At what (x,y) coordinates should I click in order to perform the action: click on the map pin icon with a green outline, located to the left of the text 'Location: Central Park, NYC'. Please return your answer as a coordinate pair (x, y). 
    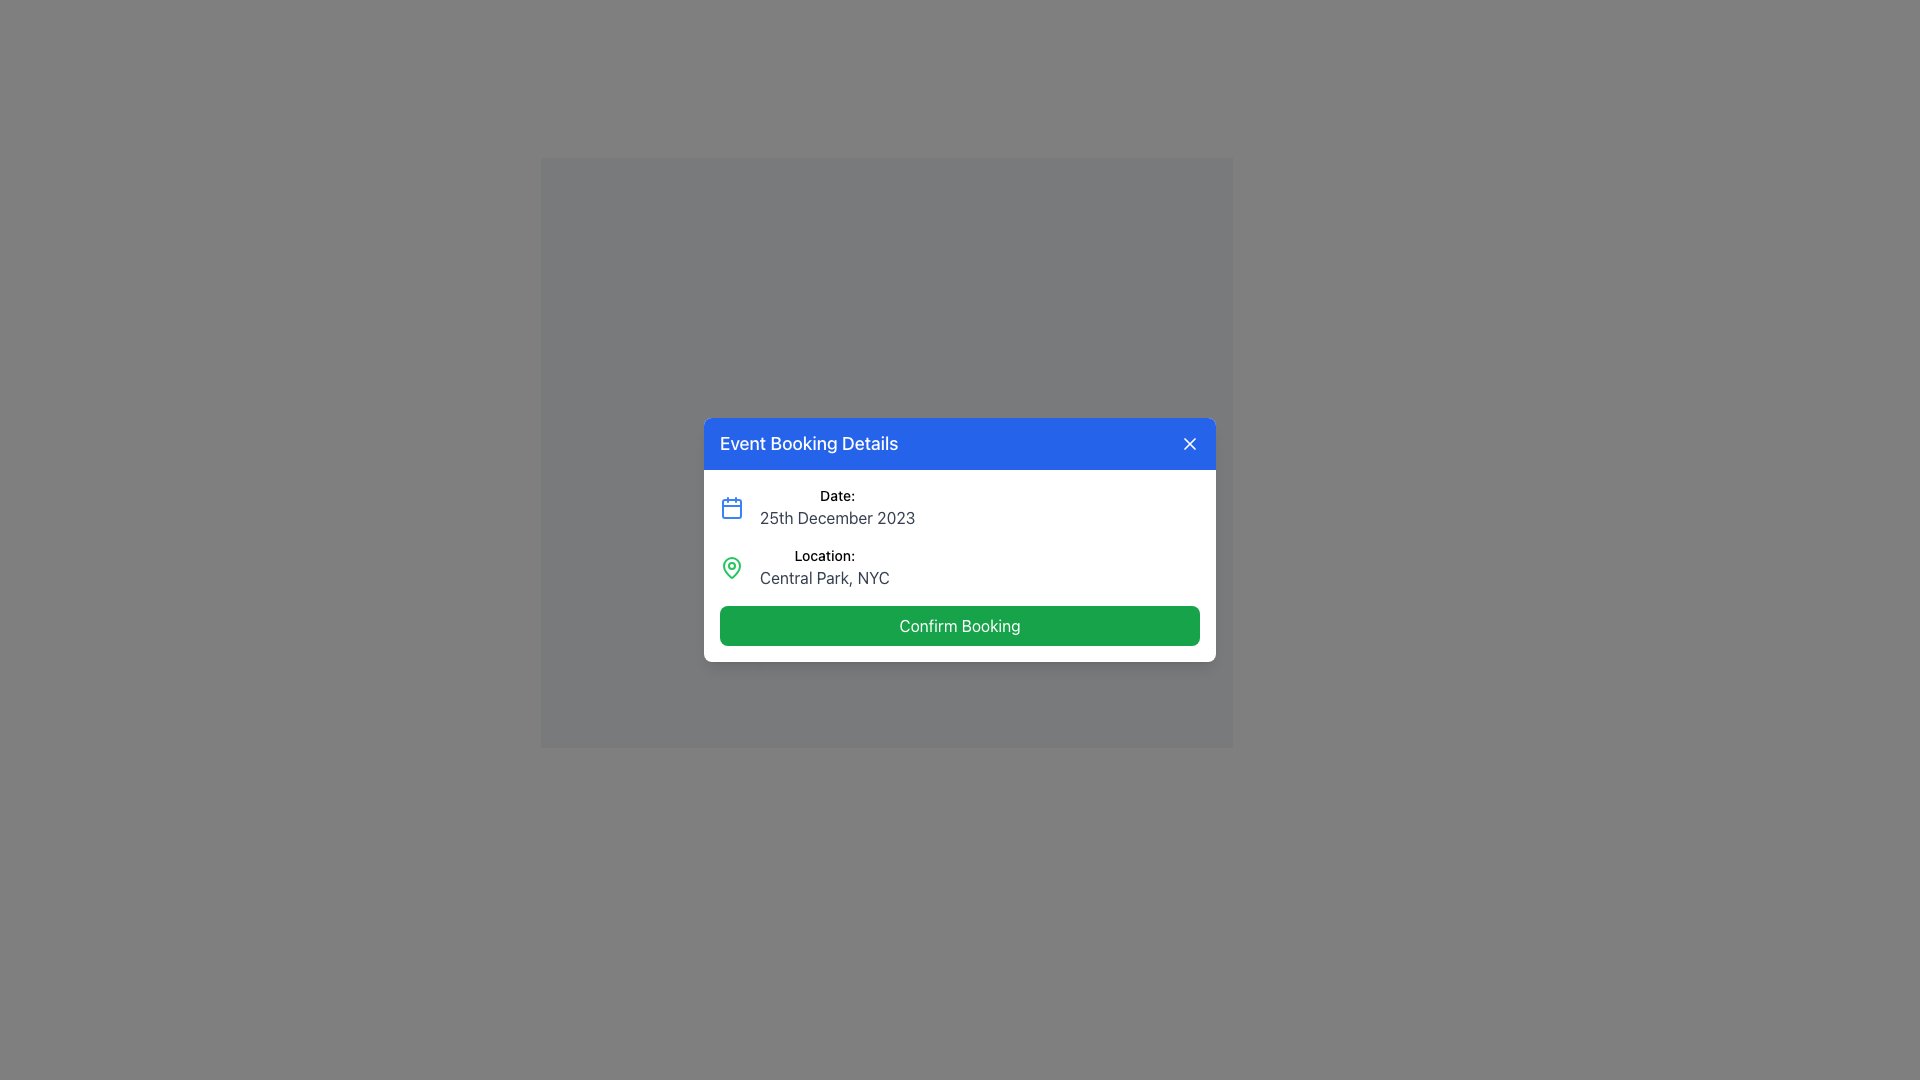
    Looking at the image, I should click on (730, 567).